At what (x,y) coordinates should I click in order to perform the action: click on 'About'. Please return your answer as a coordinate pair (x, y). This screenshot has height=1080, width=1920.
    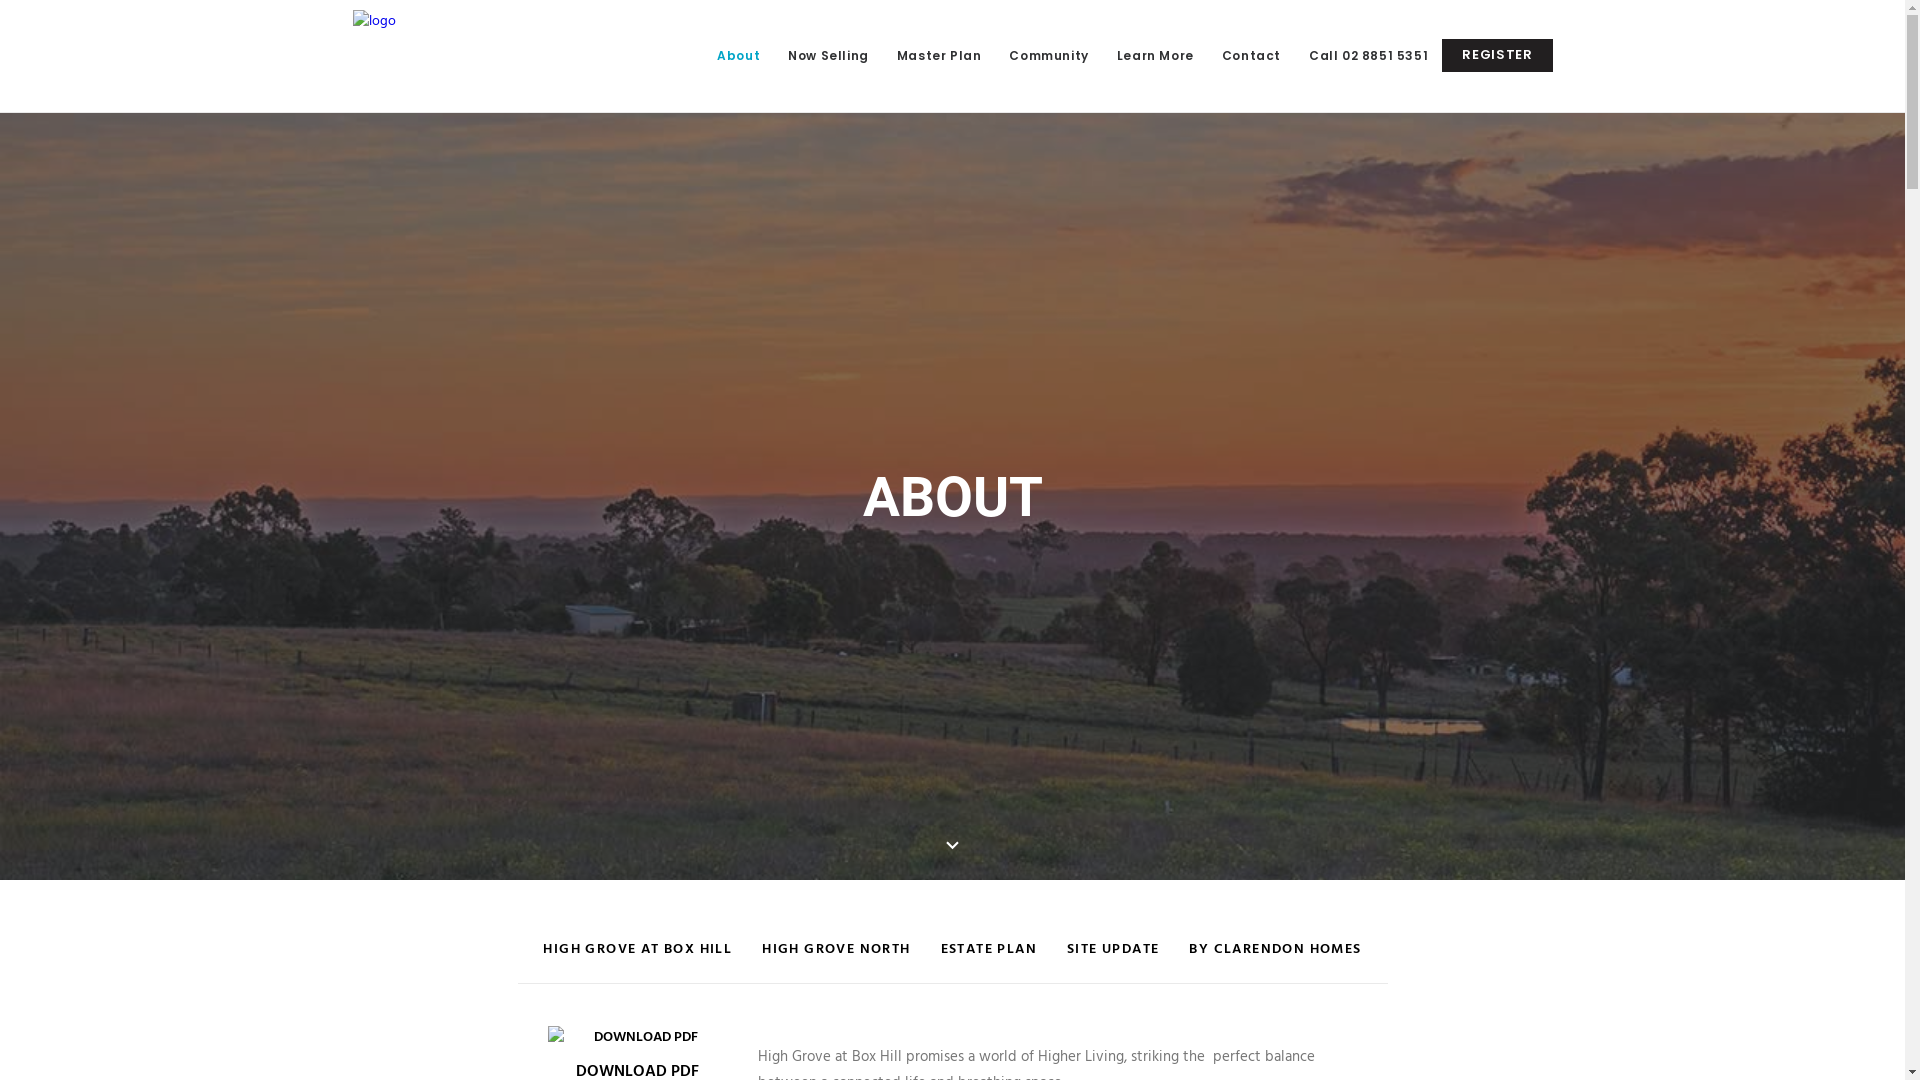
    Looking at the image, I should click on (737, 55).